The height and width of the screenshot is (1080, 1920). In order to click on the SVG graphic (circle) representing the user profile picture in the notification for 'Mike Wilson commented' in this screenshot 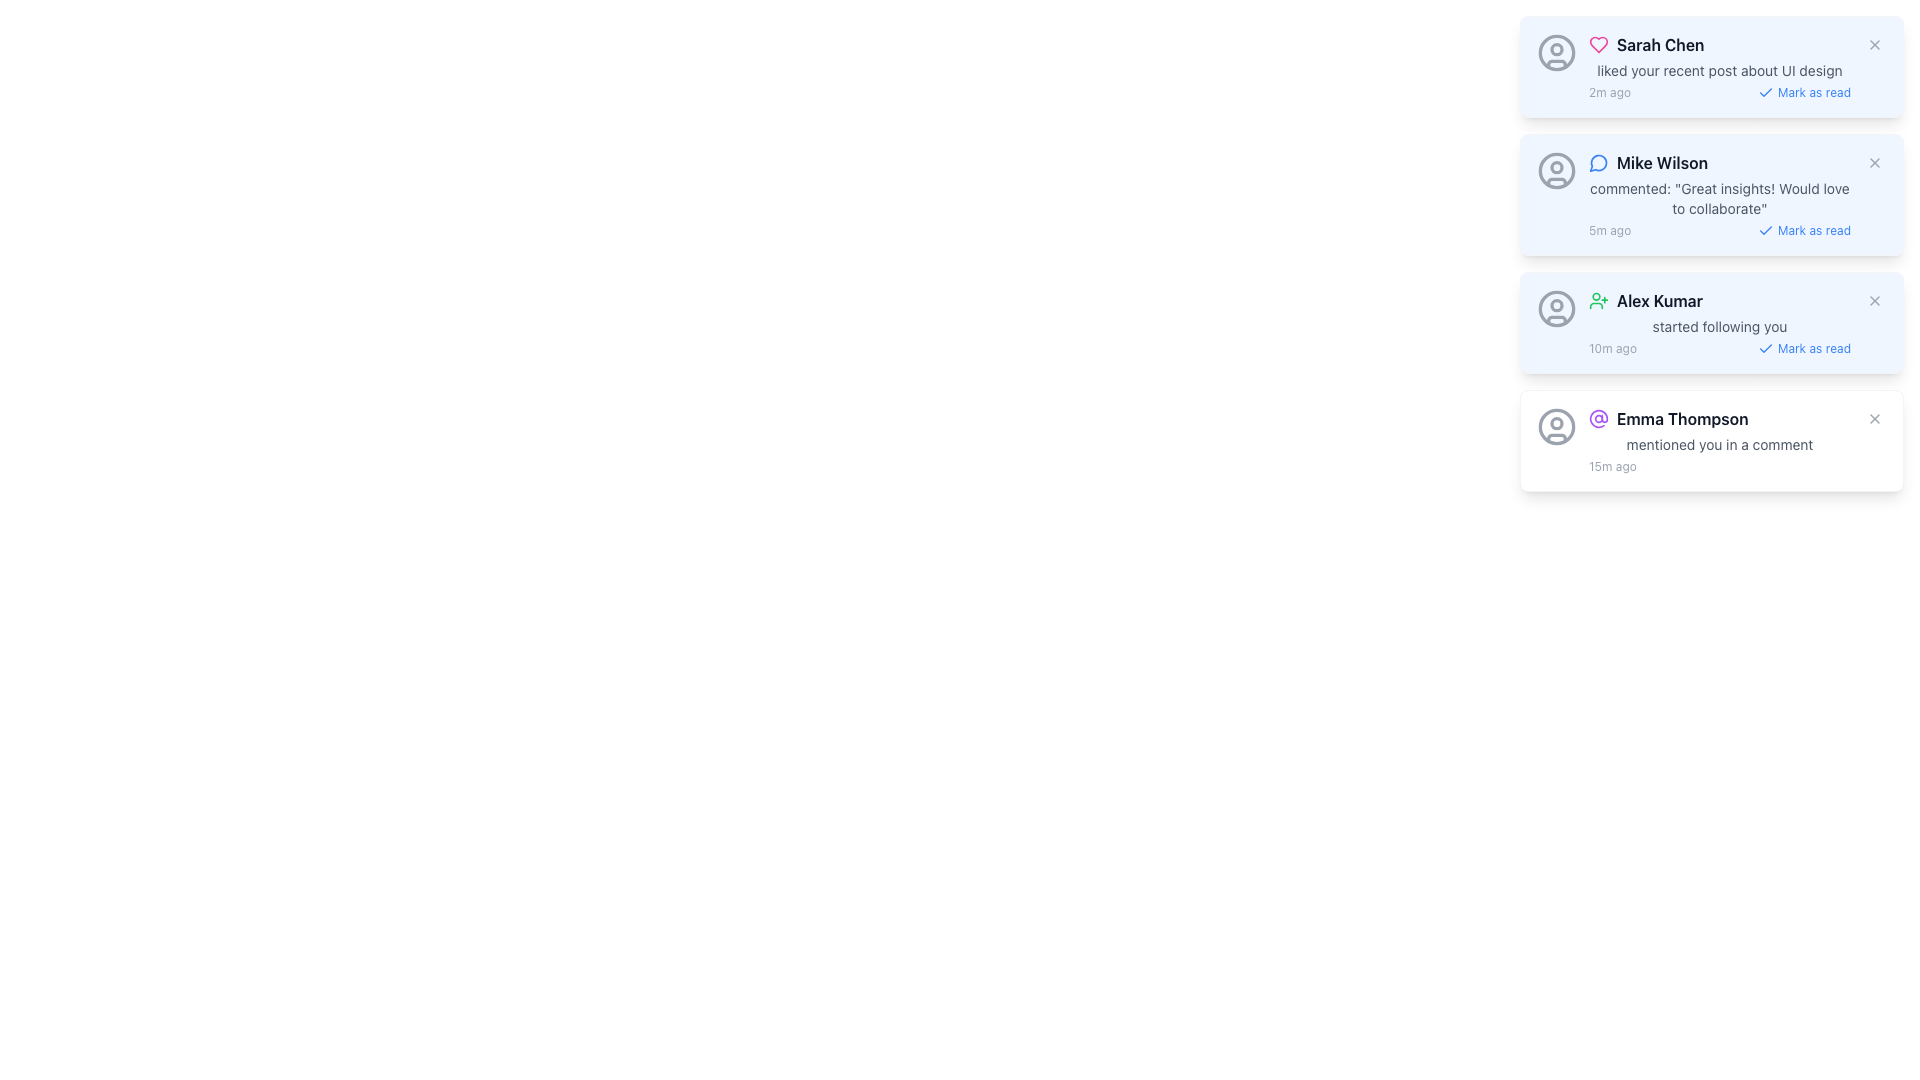, I will do `click(1555, 165)`.